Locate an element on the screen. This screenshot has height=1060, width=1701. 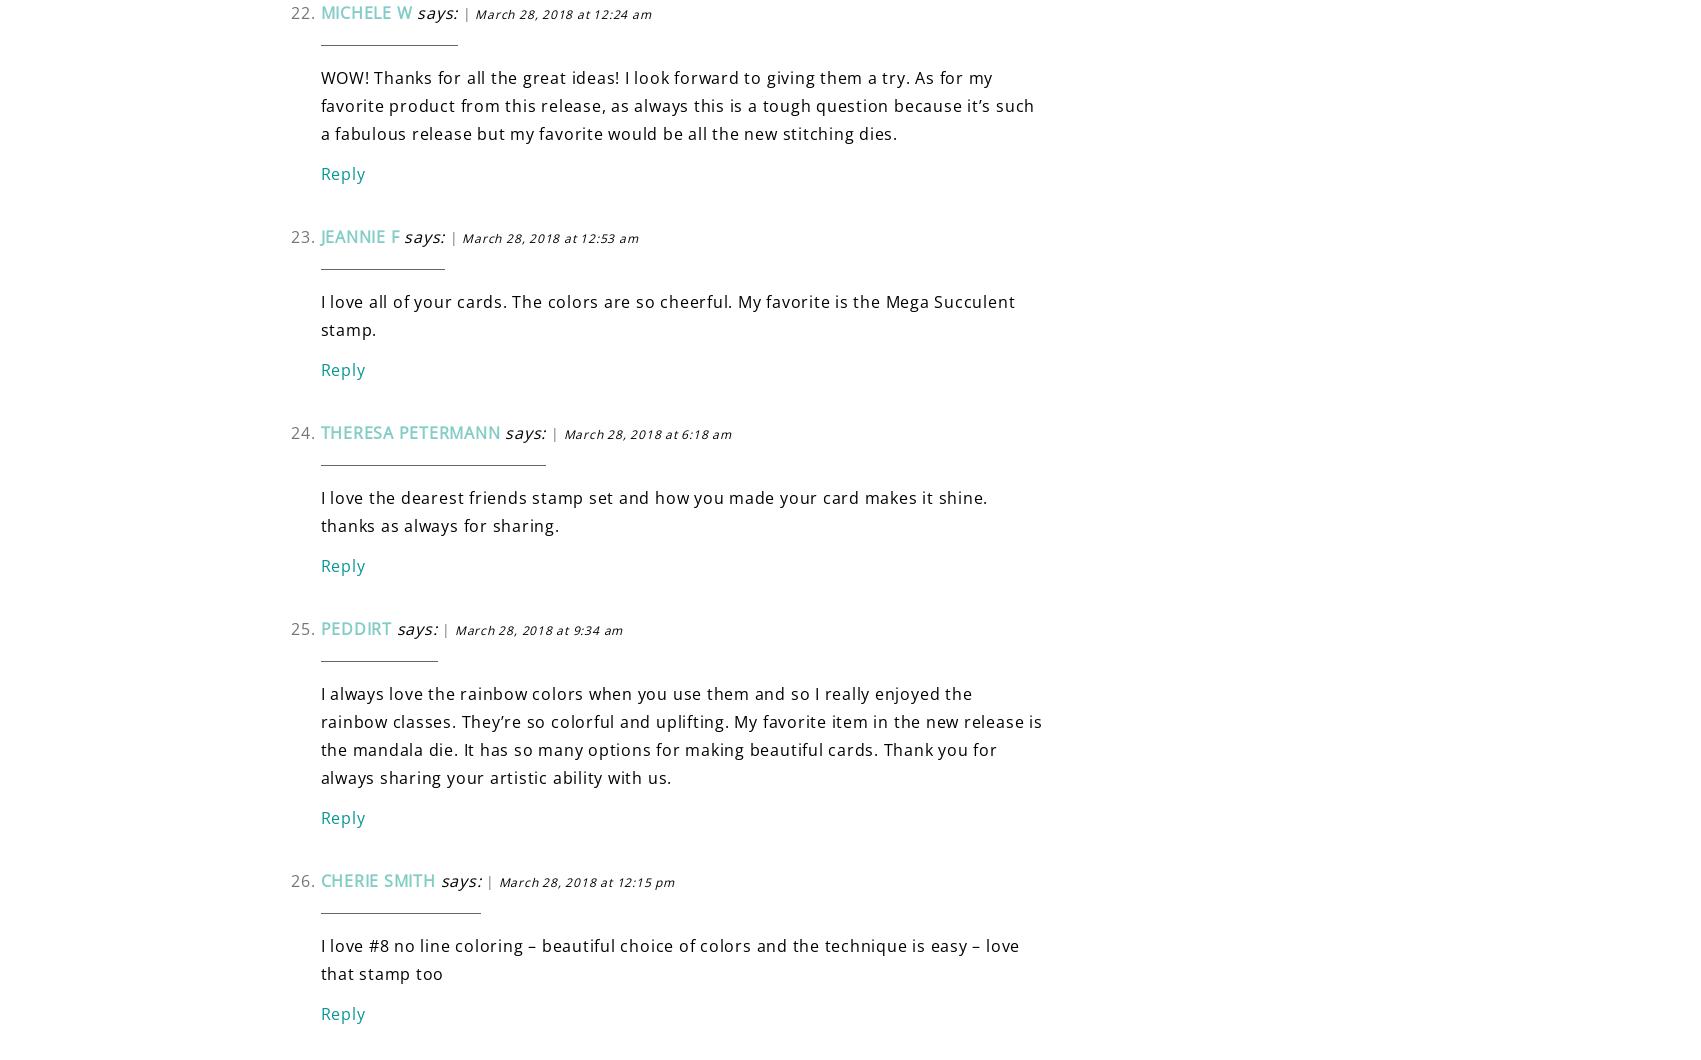
'I love the dearest friends stamp set and how you made your card makes it shine.   thanks as always for sharing.' is located at coordinates (653, 510).